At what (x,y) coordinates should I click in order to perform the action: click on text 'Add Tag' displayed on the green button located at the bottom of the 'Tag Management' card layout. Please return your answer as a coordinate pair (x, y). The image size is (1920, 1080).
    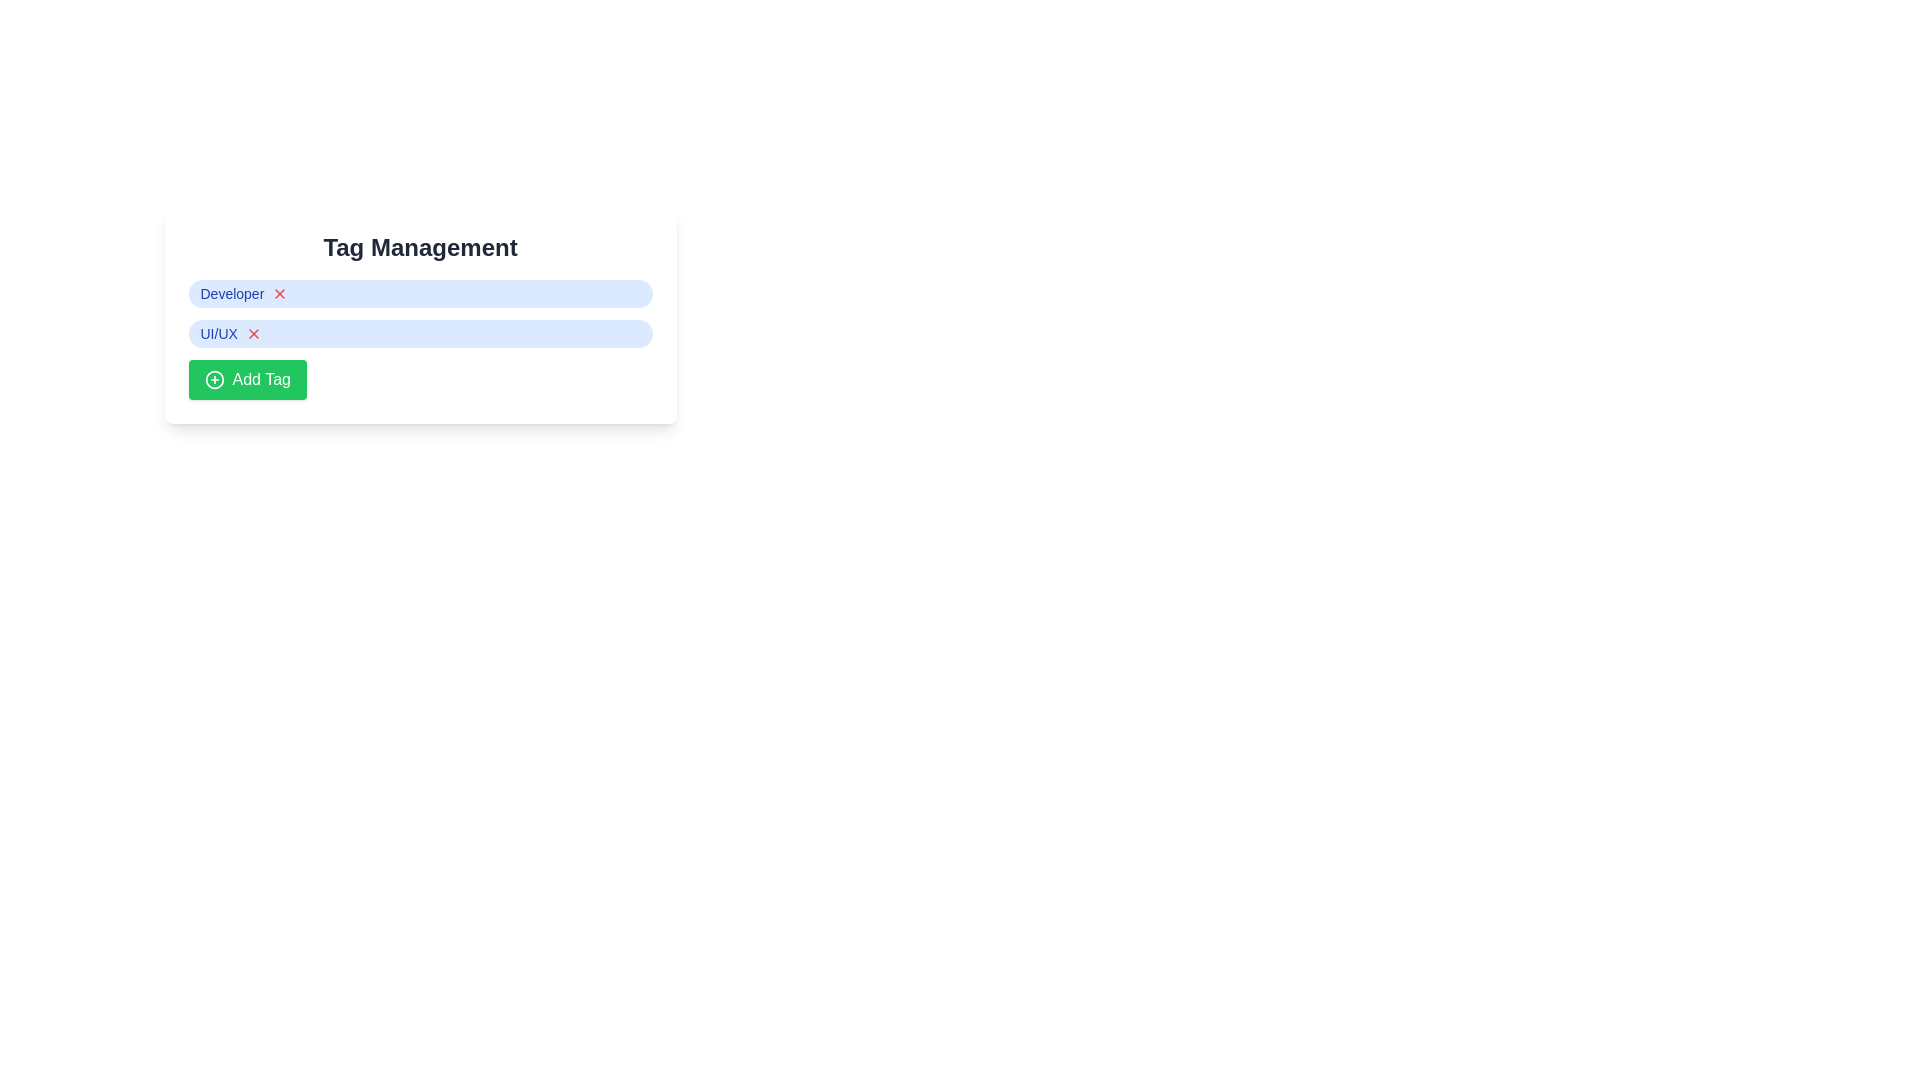
    Looking at the image, I should click on (260, 380).